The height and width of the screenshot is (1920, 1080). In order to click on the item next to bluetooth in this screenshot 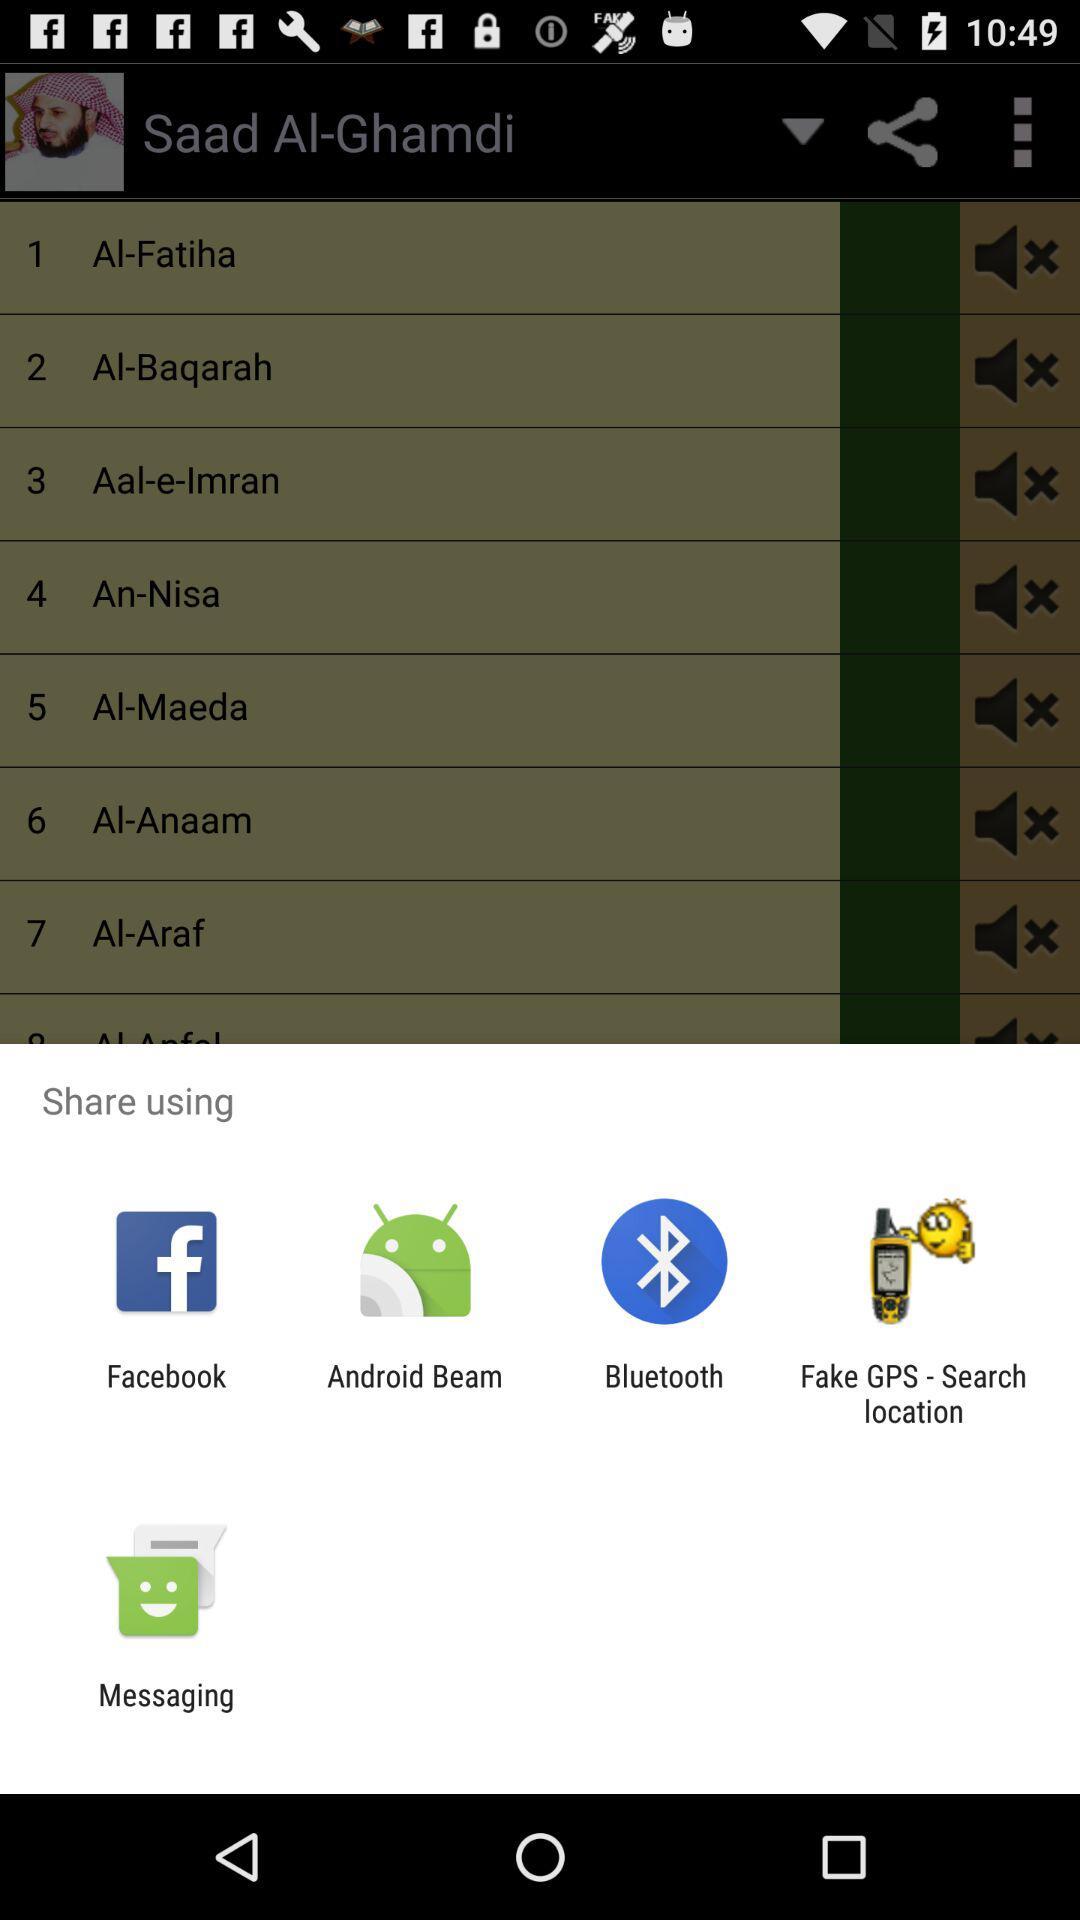, I will do `click(913, 1392)`.